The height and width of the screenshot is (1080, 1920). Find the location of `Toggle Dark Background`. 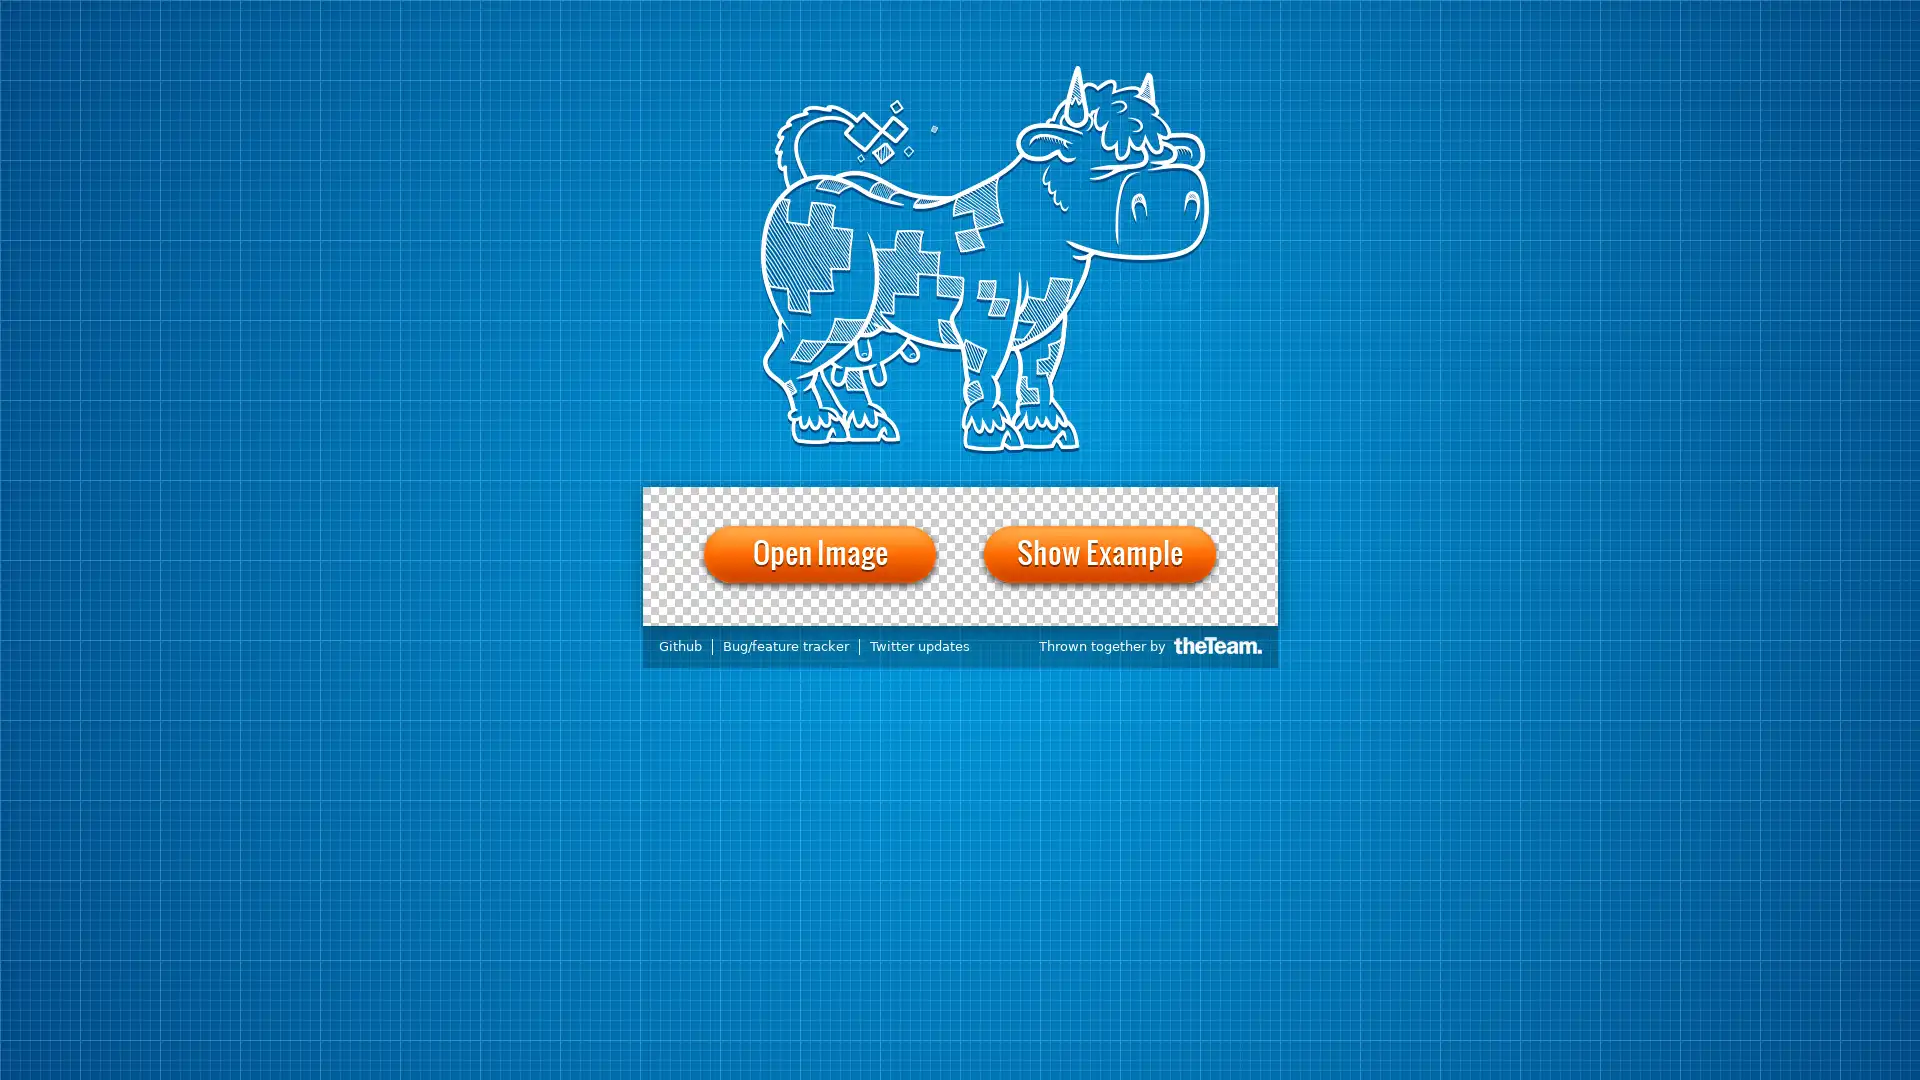

Toggle Dark Background is located at coordinates (1040, 499).